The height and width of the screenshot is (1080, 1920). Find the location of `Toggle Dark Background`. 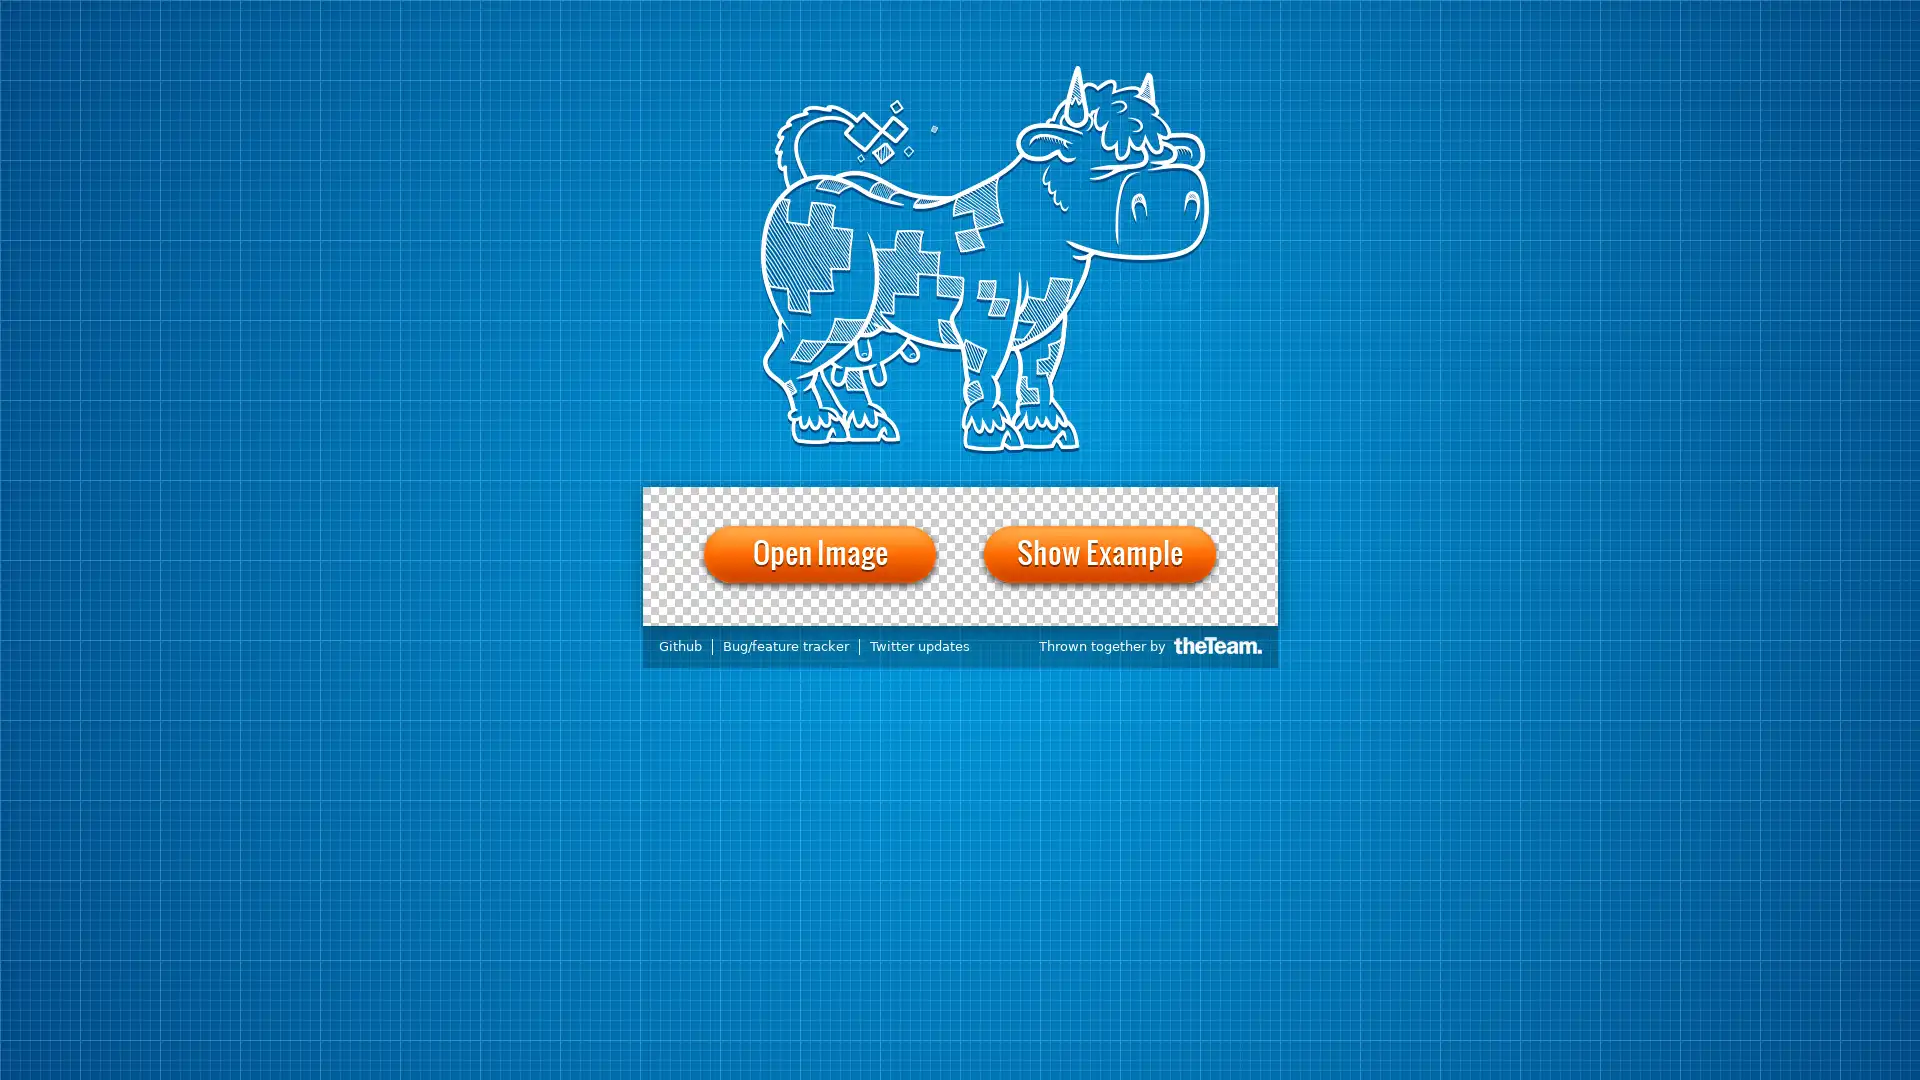

Toggle Dark Background is located at coordinates (1040, 499).